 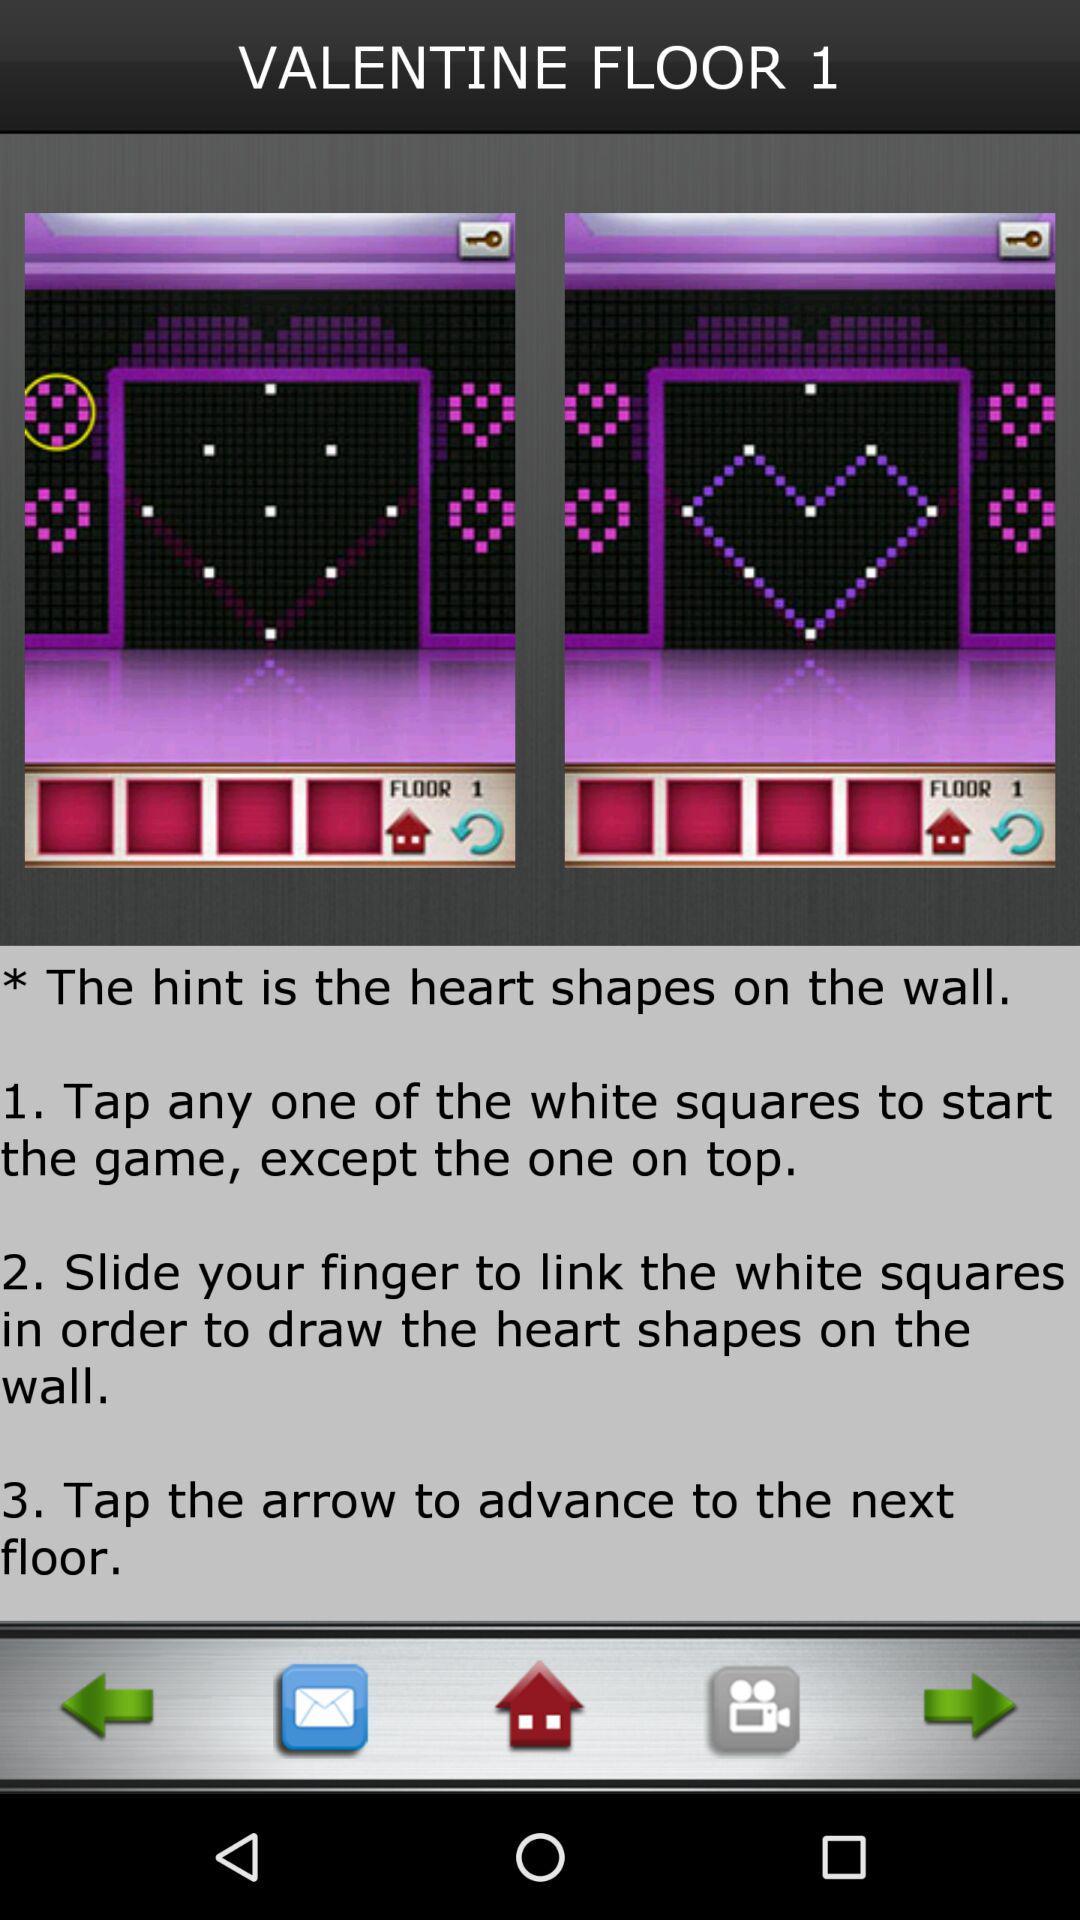 What do you see at coordinates (323, 1827) in the screenshot?
I see `the email icon` at bounding box center [323, 1827].